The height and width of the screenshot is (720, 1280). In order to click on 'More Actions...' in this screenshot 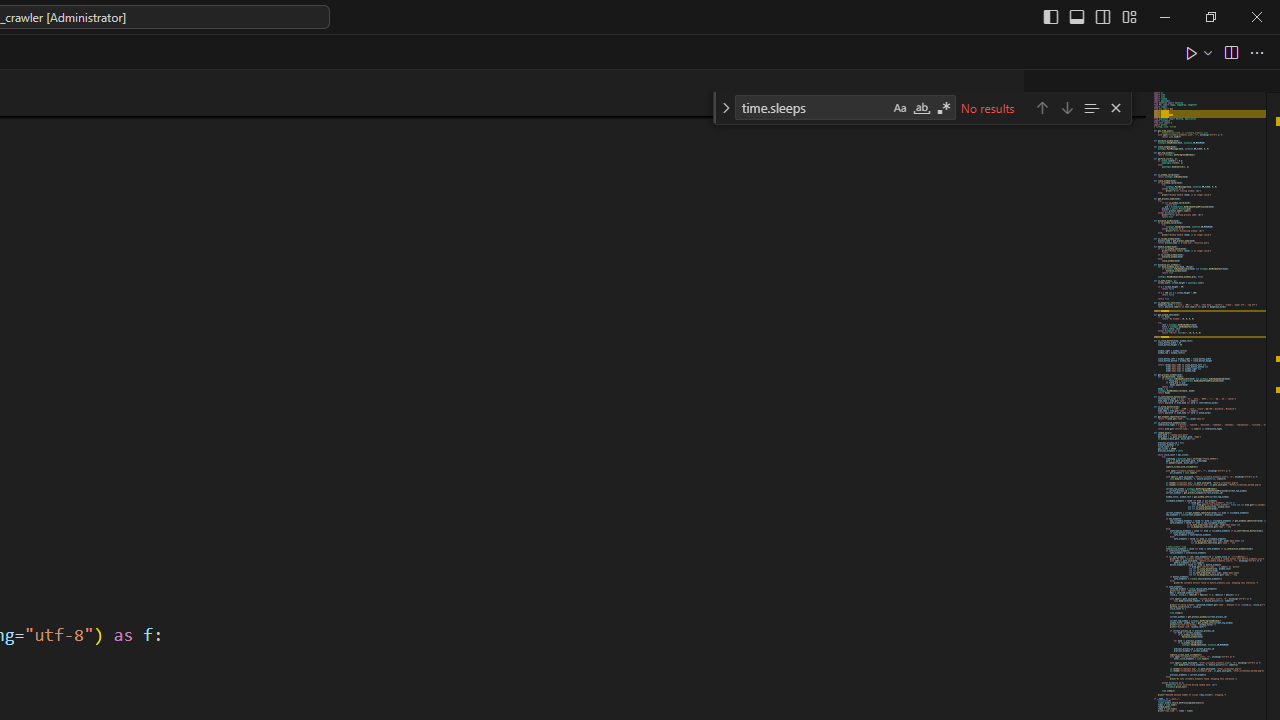, I will do `click(1255, 51)`.